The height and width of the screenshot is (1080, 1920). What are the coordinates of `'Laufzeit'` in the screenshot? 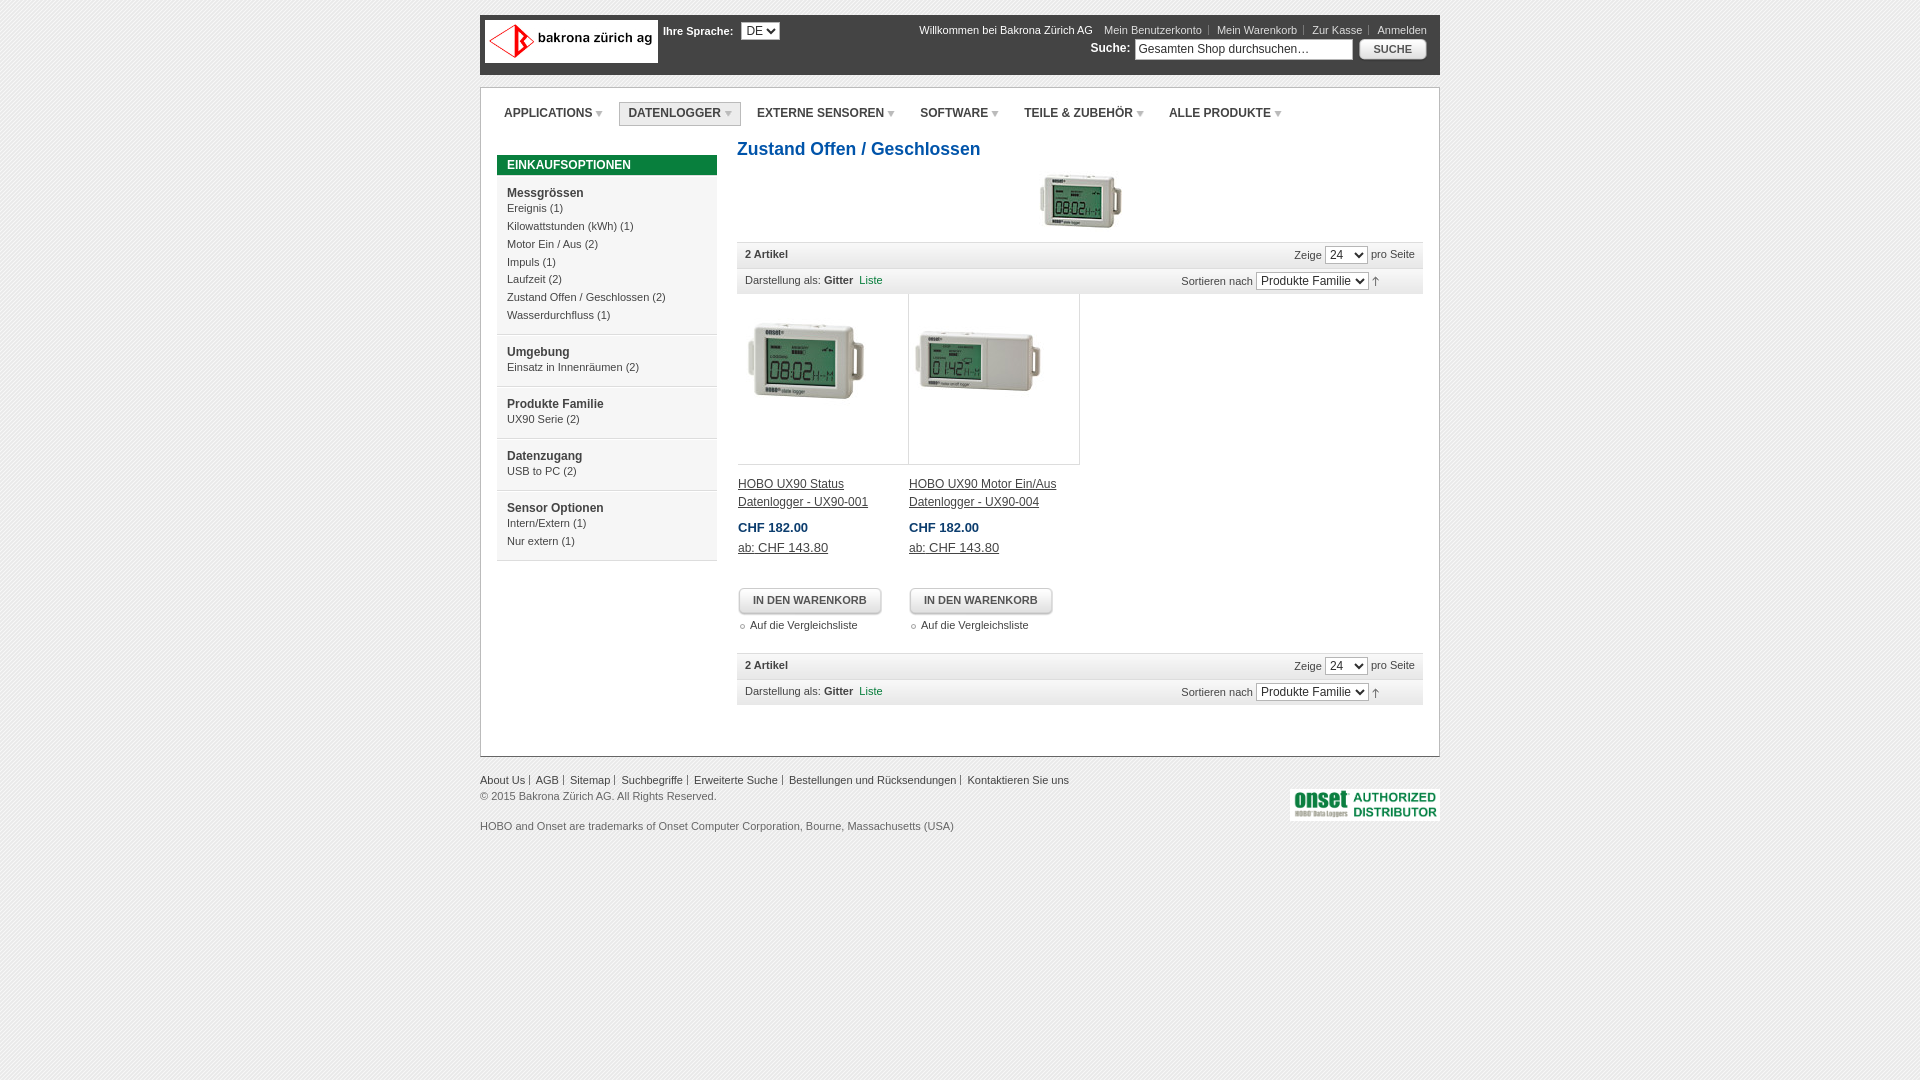 It's located at (526, 278).